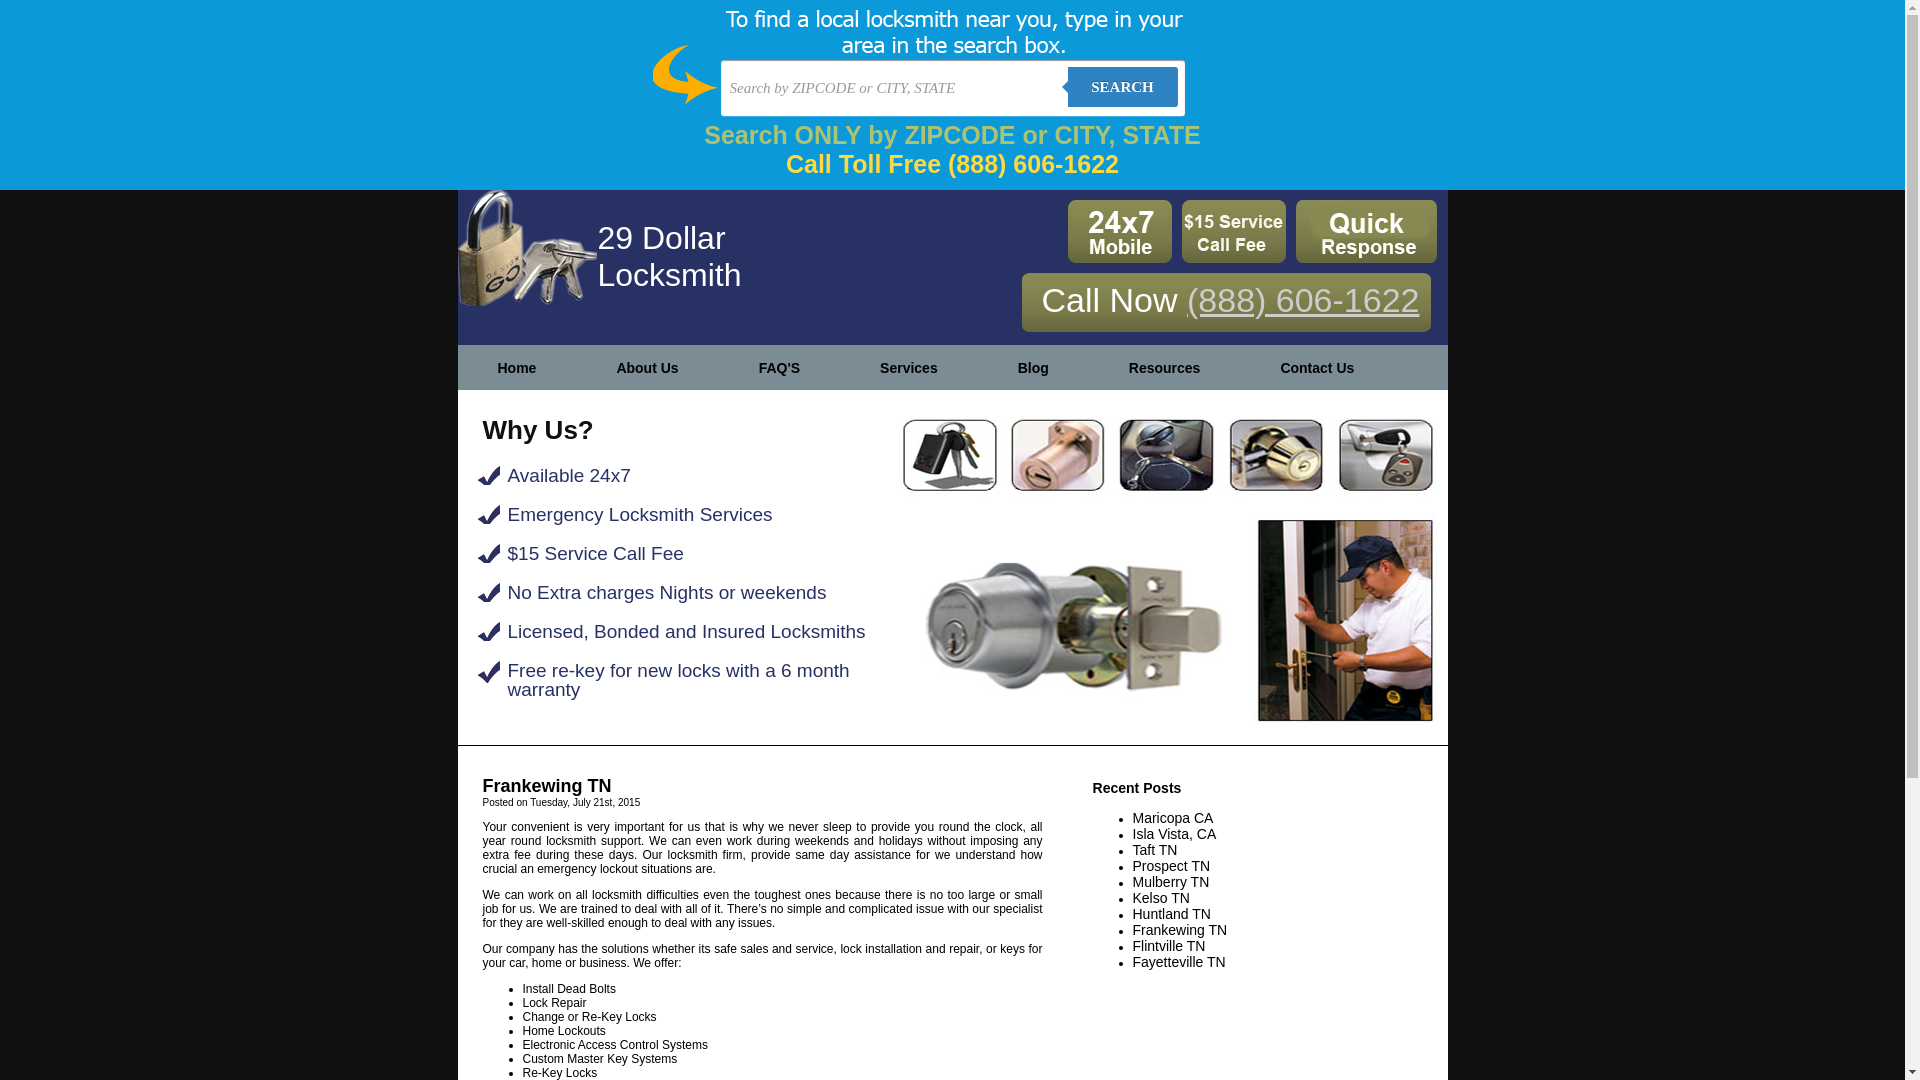  What do you see at coordinates (1168, 945) in the screenshot?
I see `'Flintville TN'` at bounding box center [1168, 945].